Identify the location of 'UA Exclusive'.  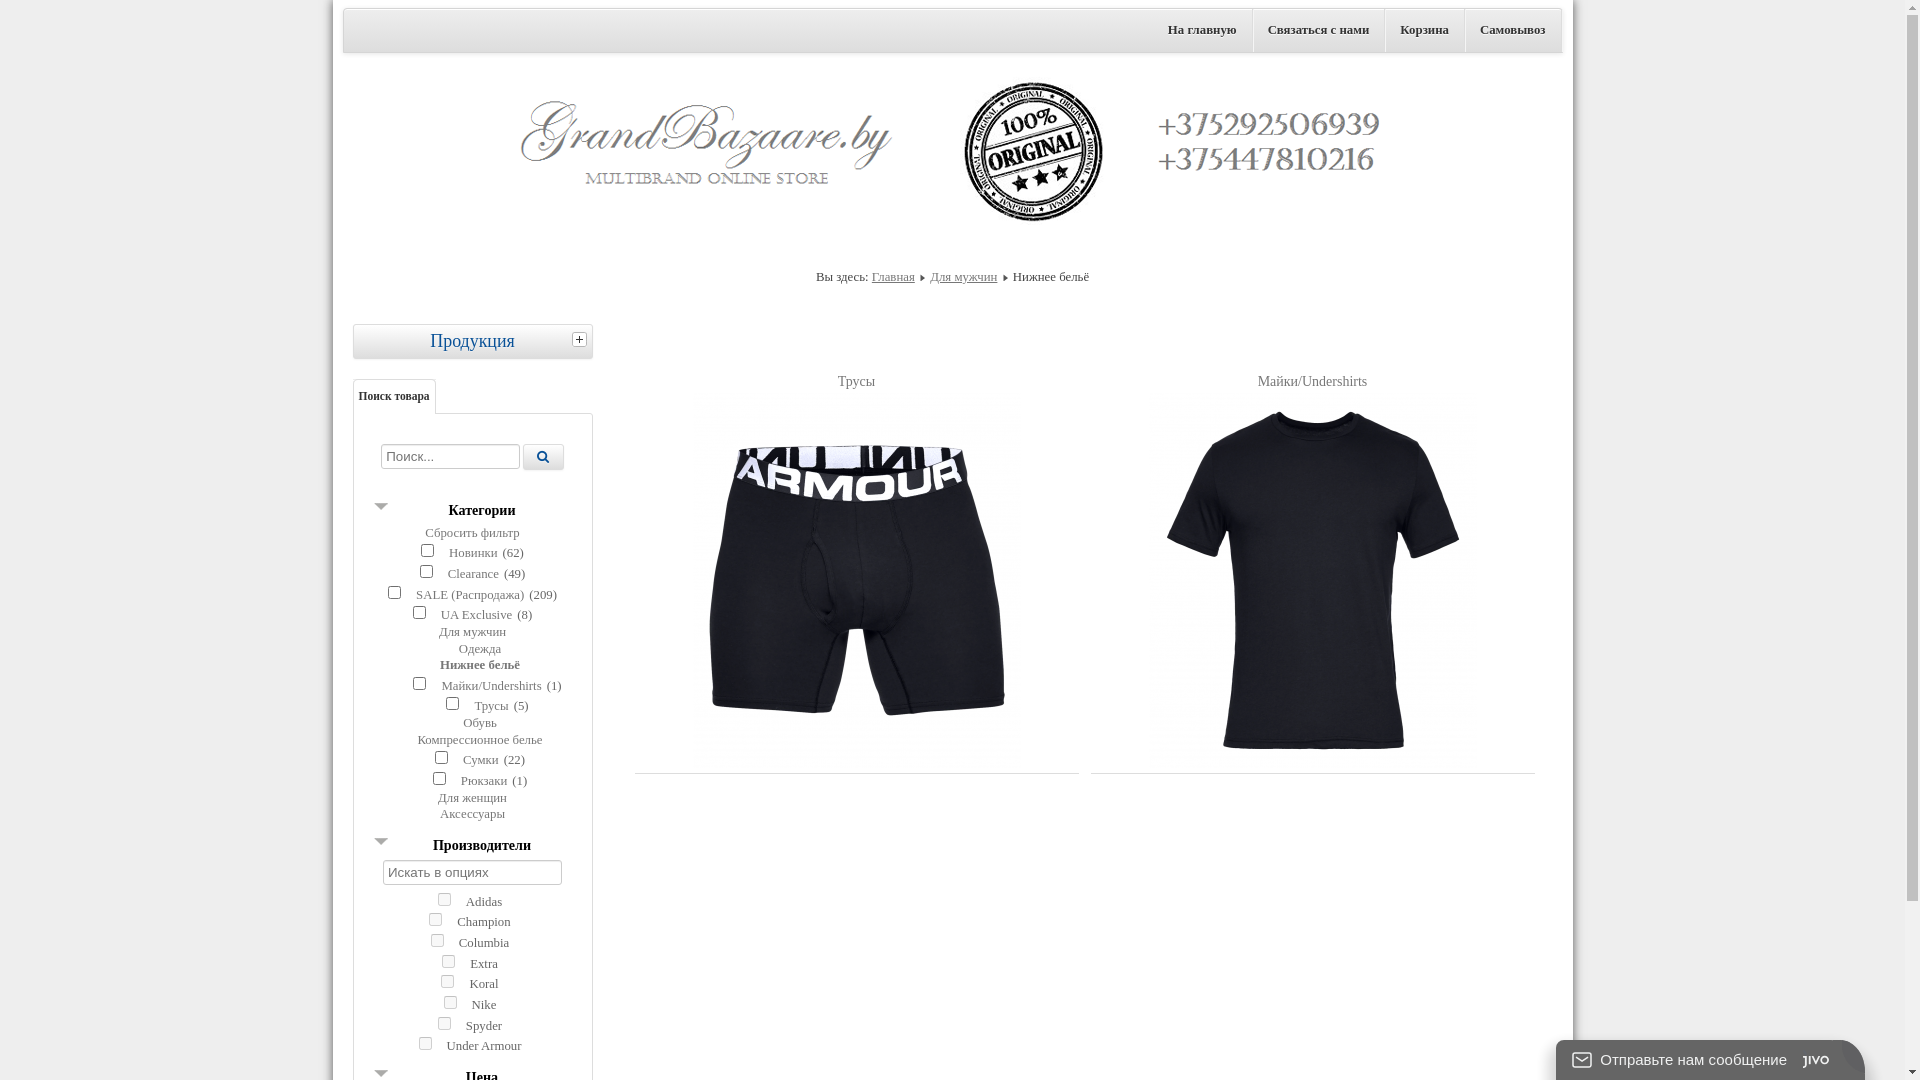
(475, 613).